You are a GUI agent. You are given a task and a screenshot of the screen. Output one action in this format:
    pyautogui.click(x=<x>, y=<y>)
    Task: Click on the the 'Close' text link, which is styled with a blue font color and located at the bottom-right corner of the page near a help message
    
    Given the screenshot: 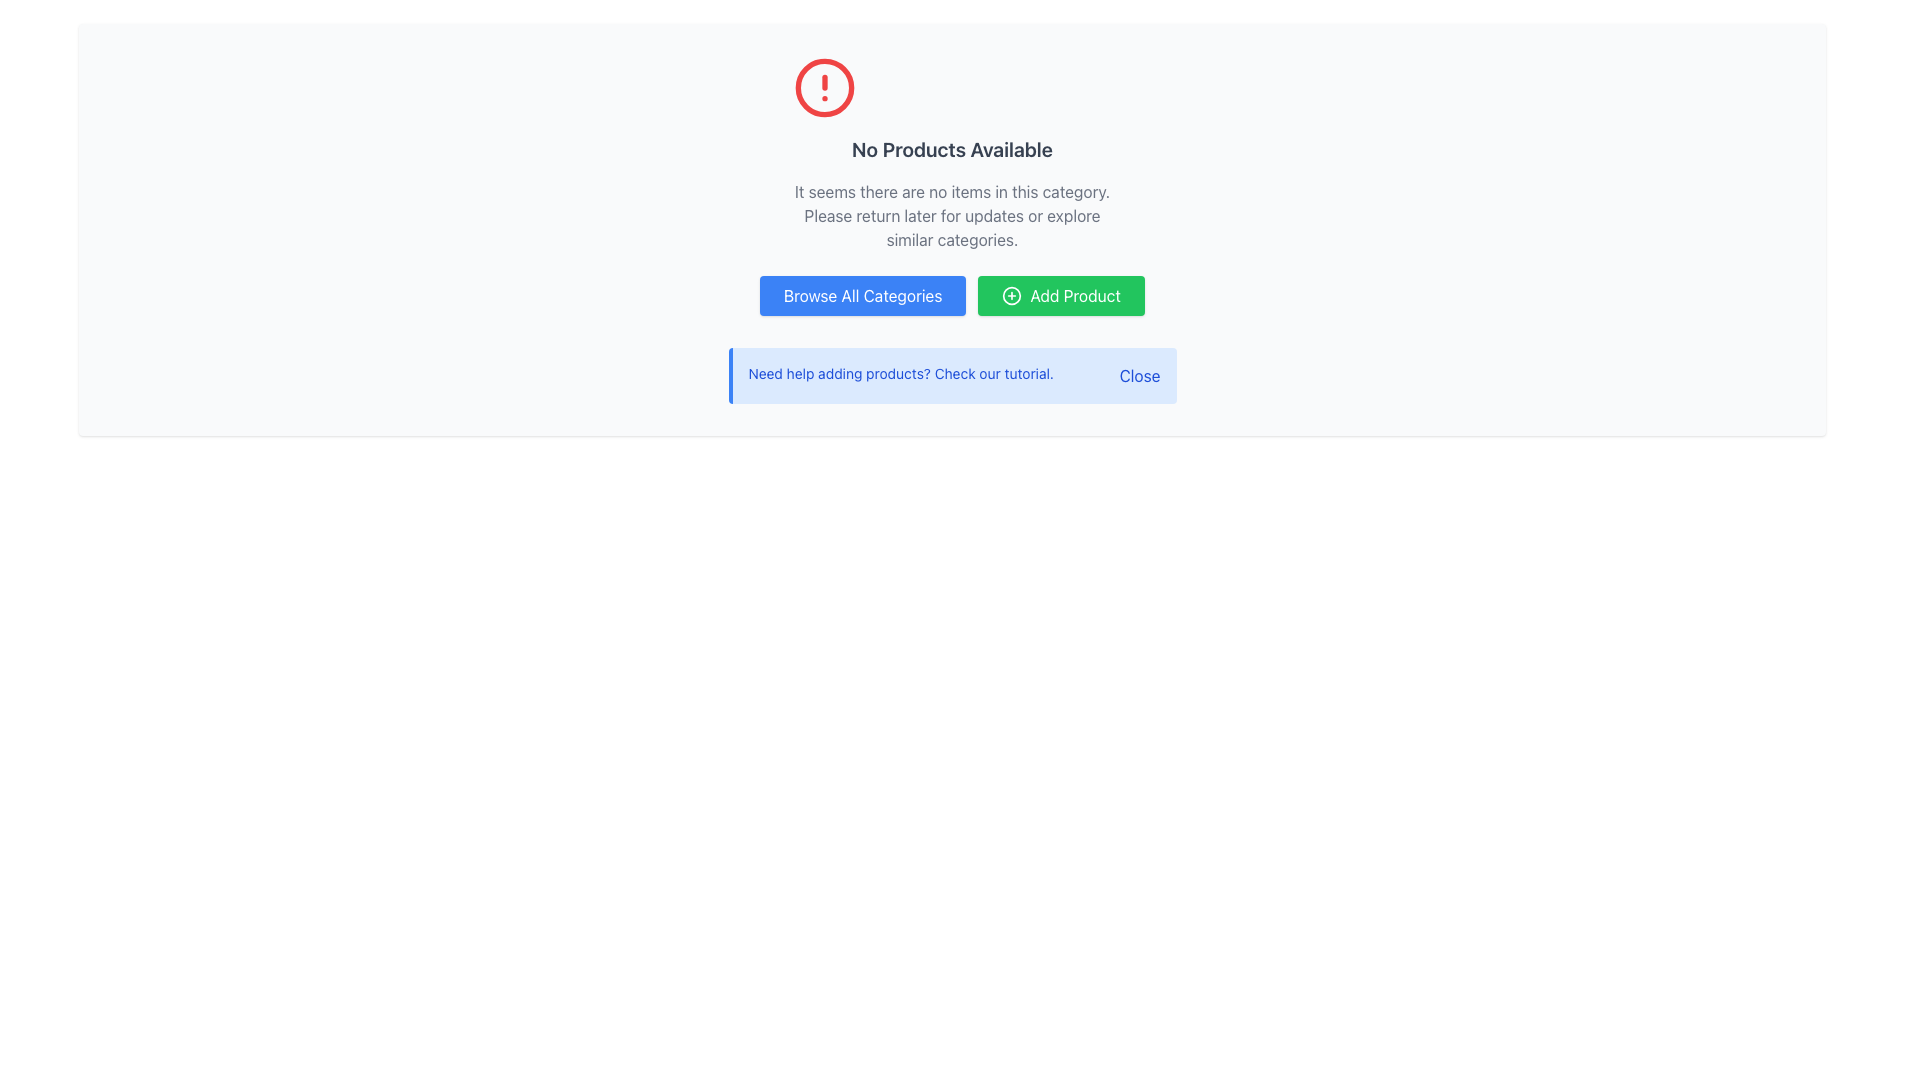 What is the action you would take?
    pyautogui.click(x=1140, y=375)
    